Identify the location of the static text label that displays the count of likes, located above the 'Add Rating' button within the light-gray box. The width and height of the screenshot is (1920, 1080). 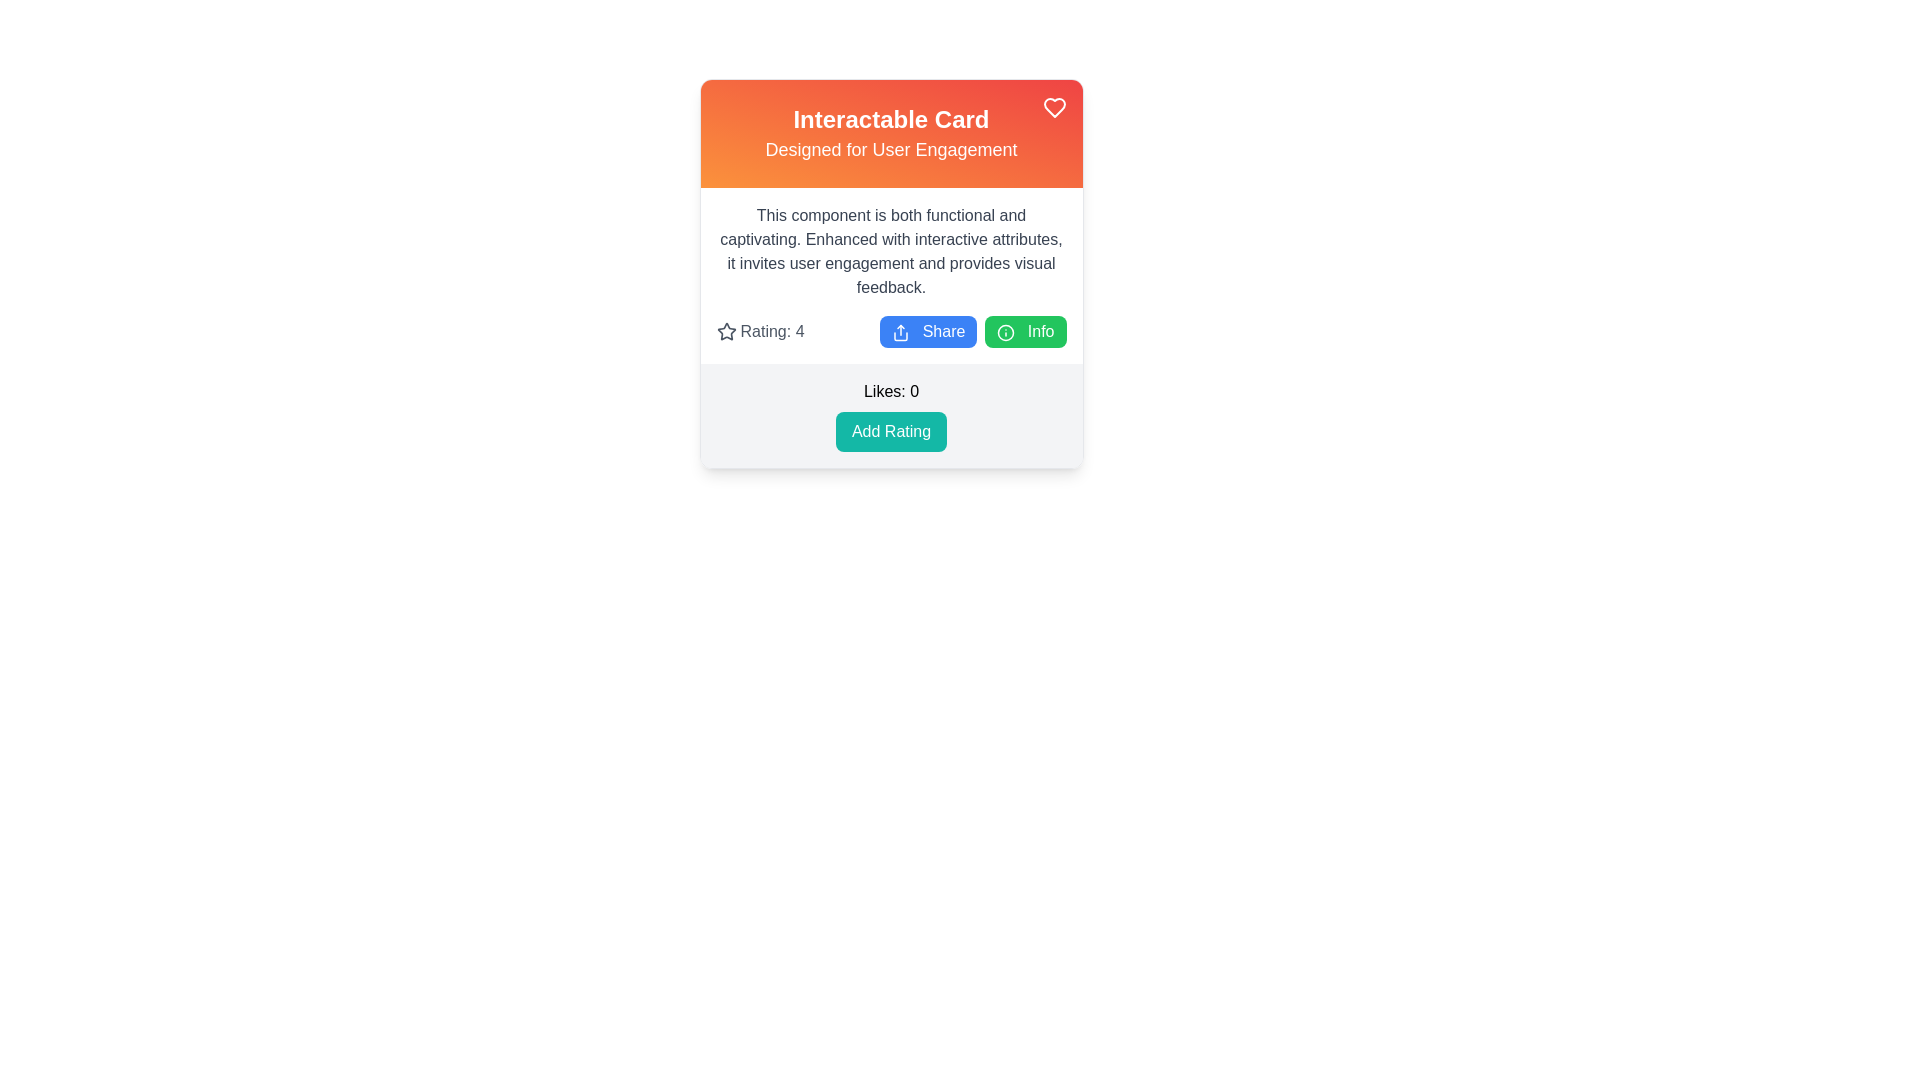
(890, 392).